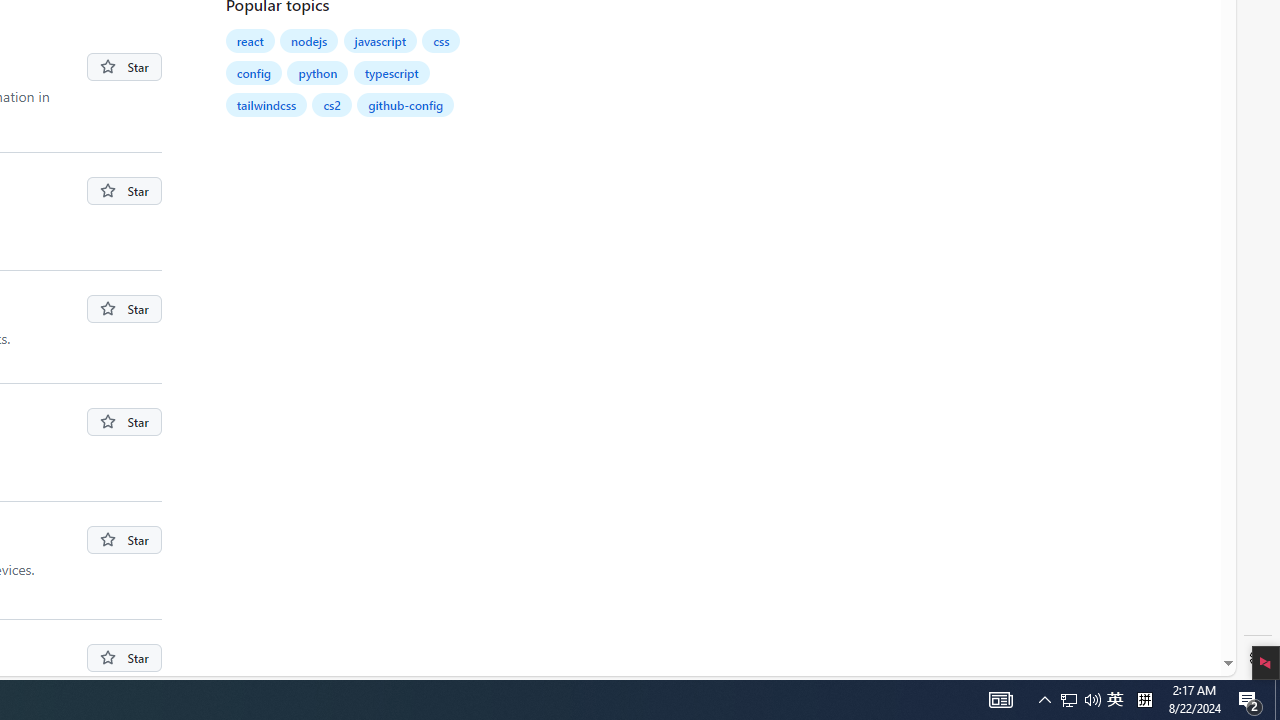 The height and width of the screenshot is (720, 1280). Describe the element at coordinates (441, 41) in the screenshot. I see `'css'` at that location.